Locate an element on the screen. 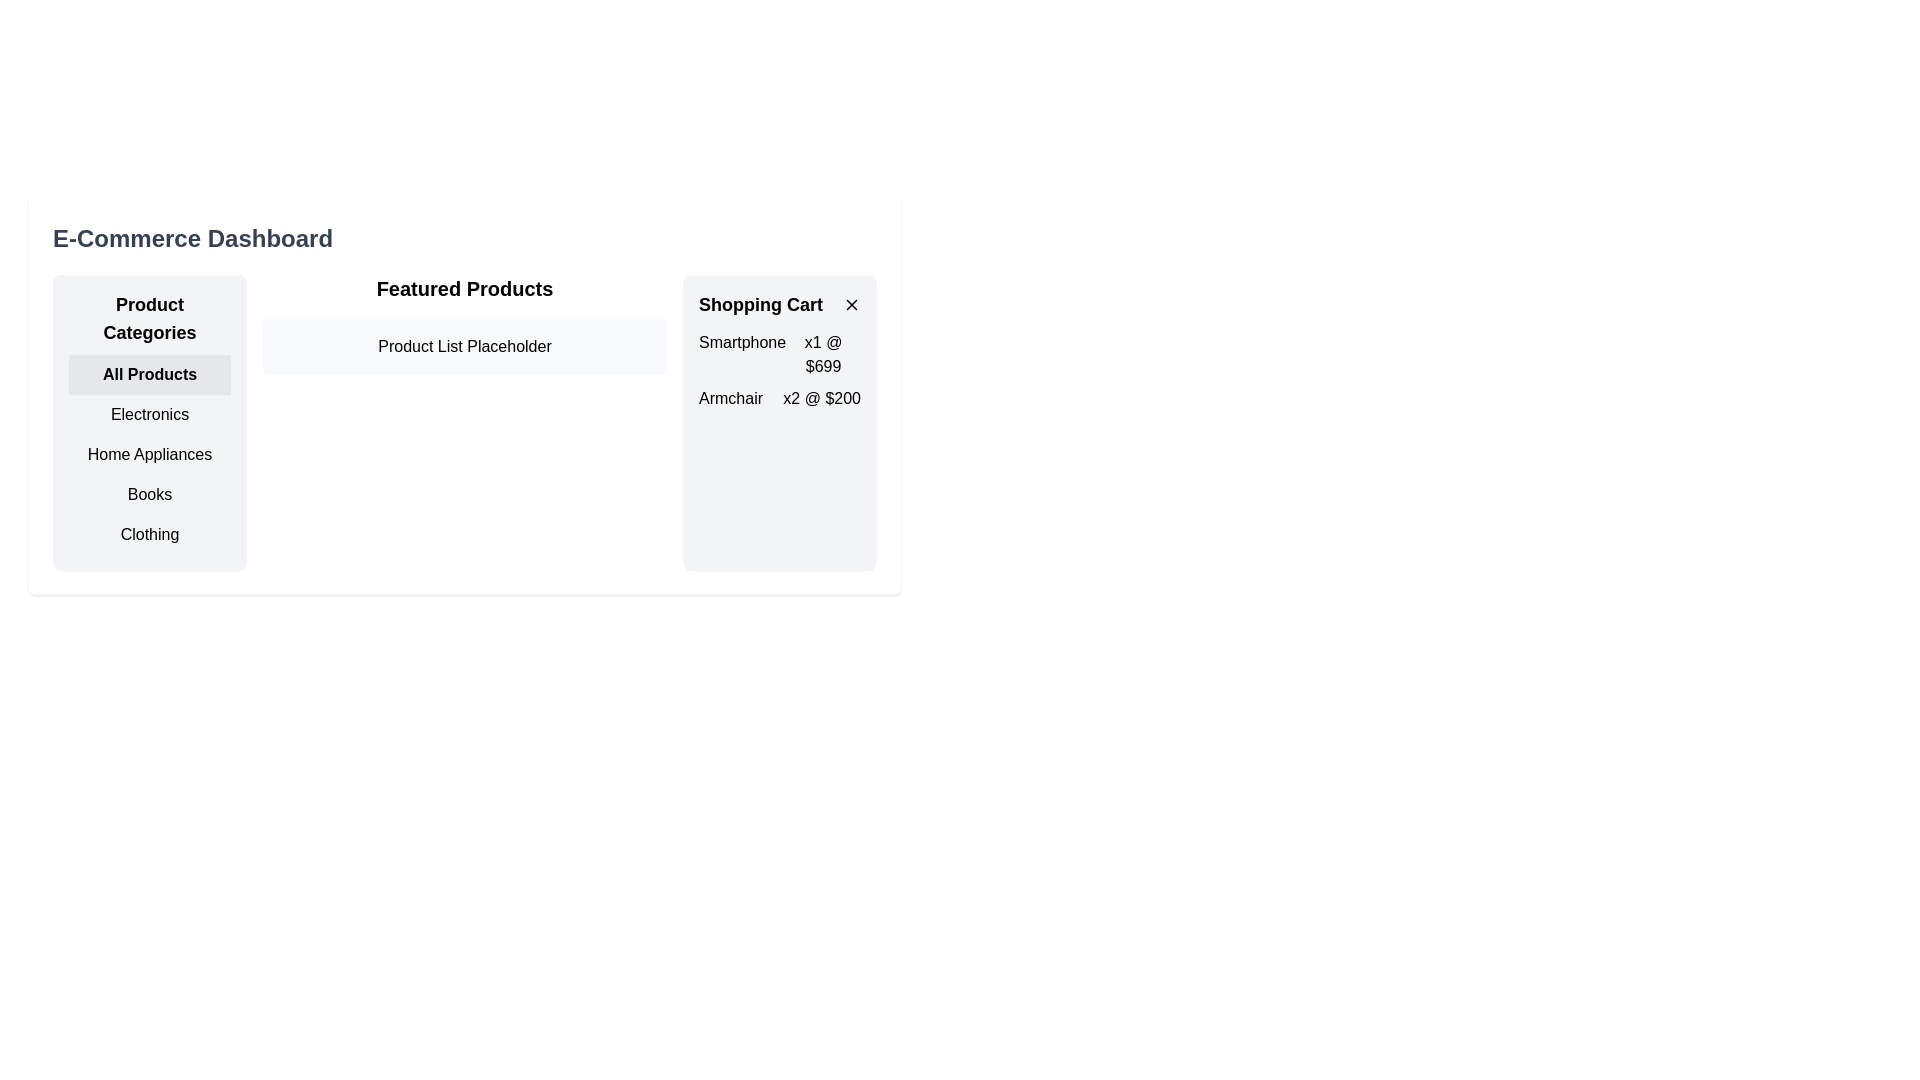 This screenshot has height=1080, width=1920. product name displayed in the text label located in the shopping cart summary, which starts with 'Smartphone' is located at coordinates (741, 353).